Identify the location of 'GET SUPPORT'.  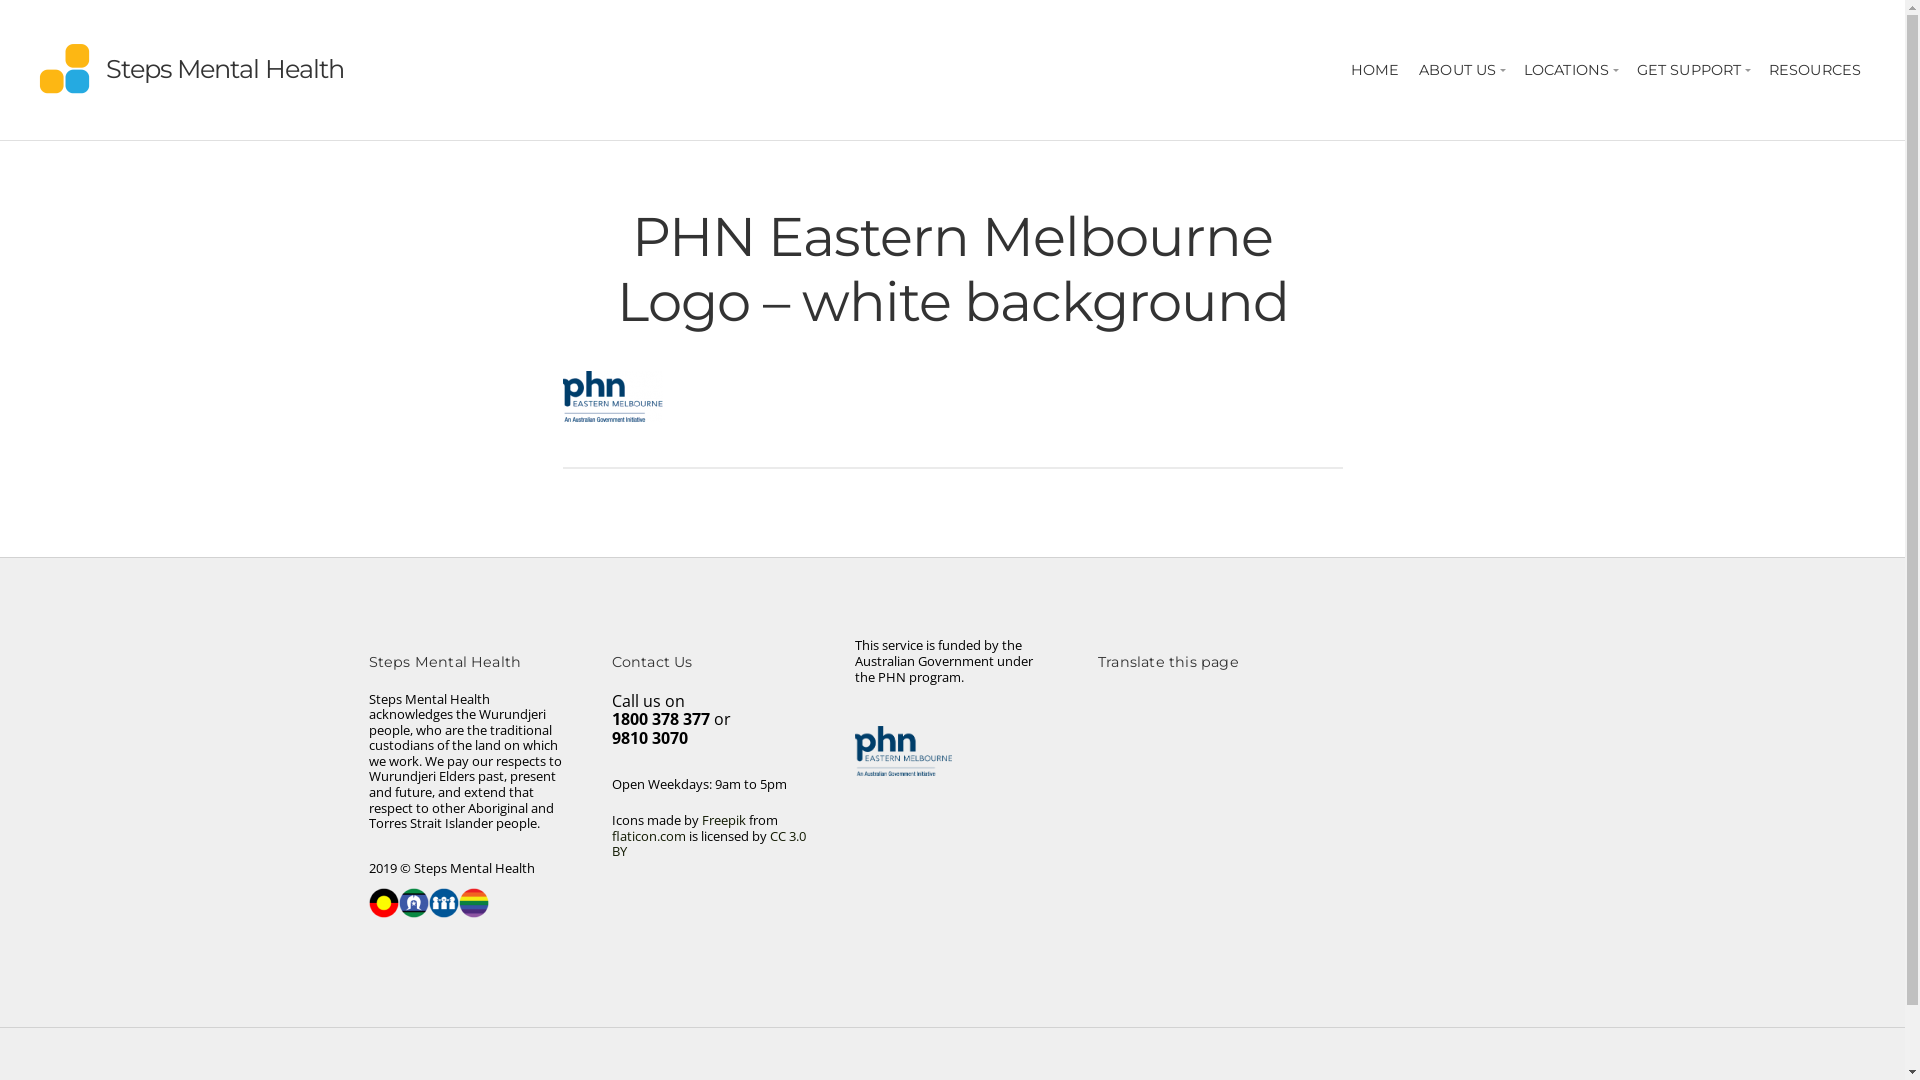
(1628, 68).